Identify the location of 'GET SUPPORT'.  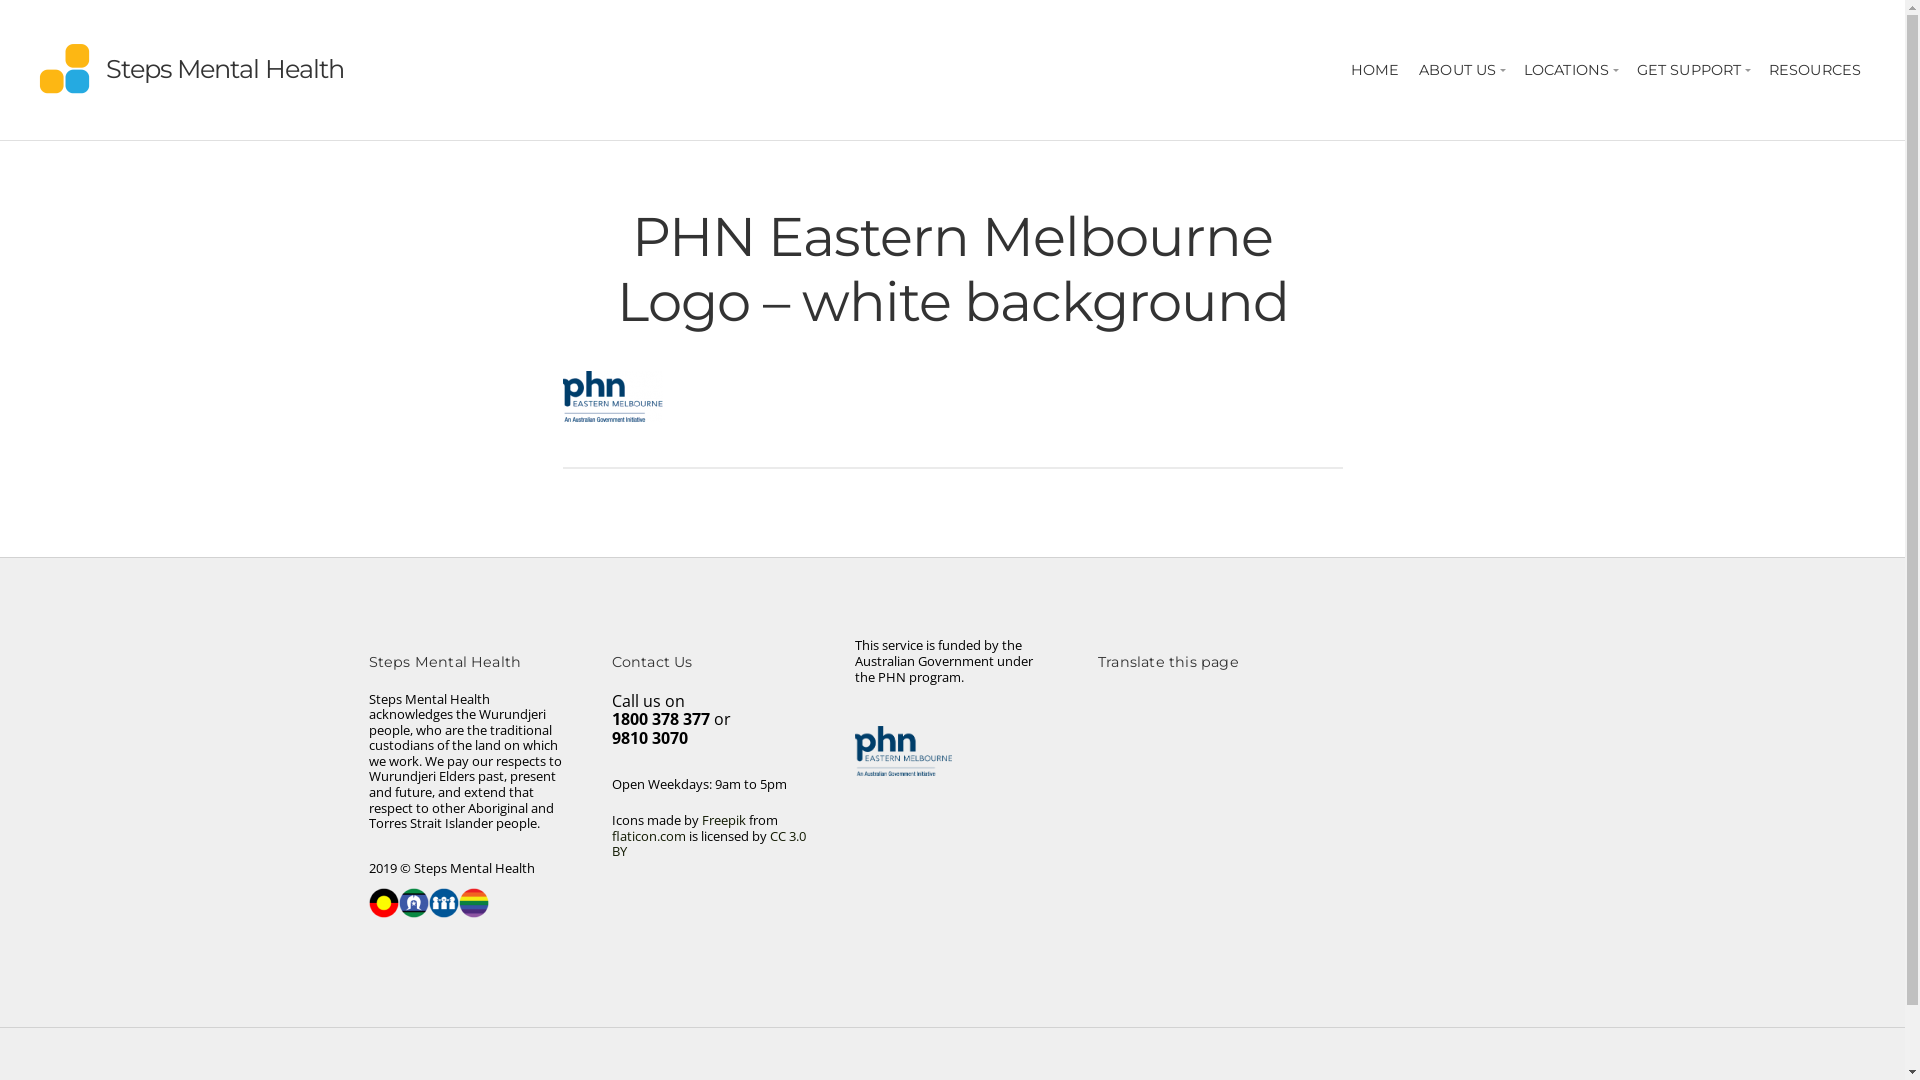
(1628, 68).